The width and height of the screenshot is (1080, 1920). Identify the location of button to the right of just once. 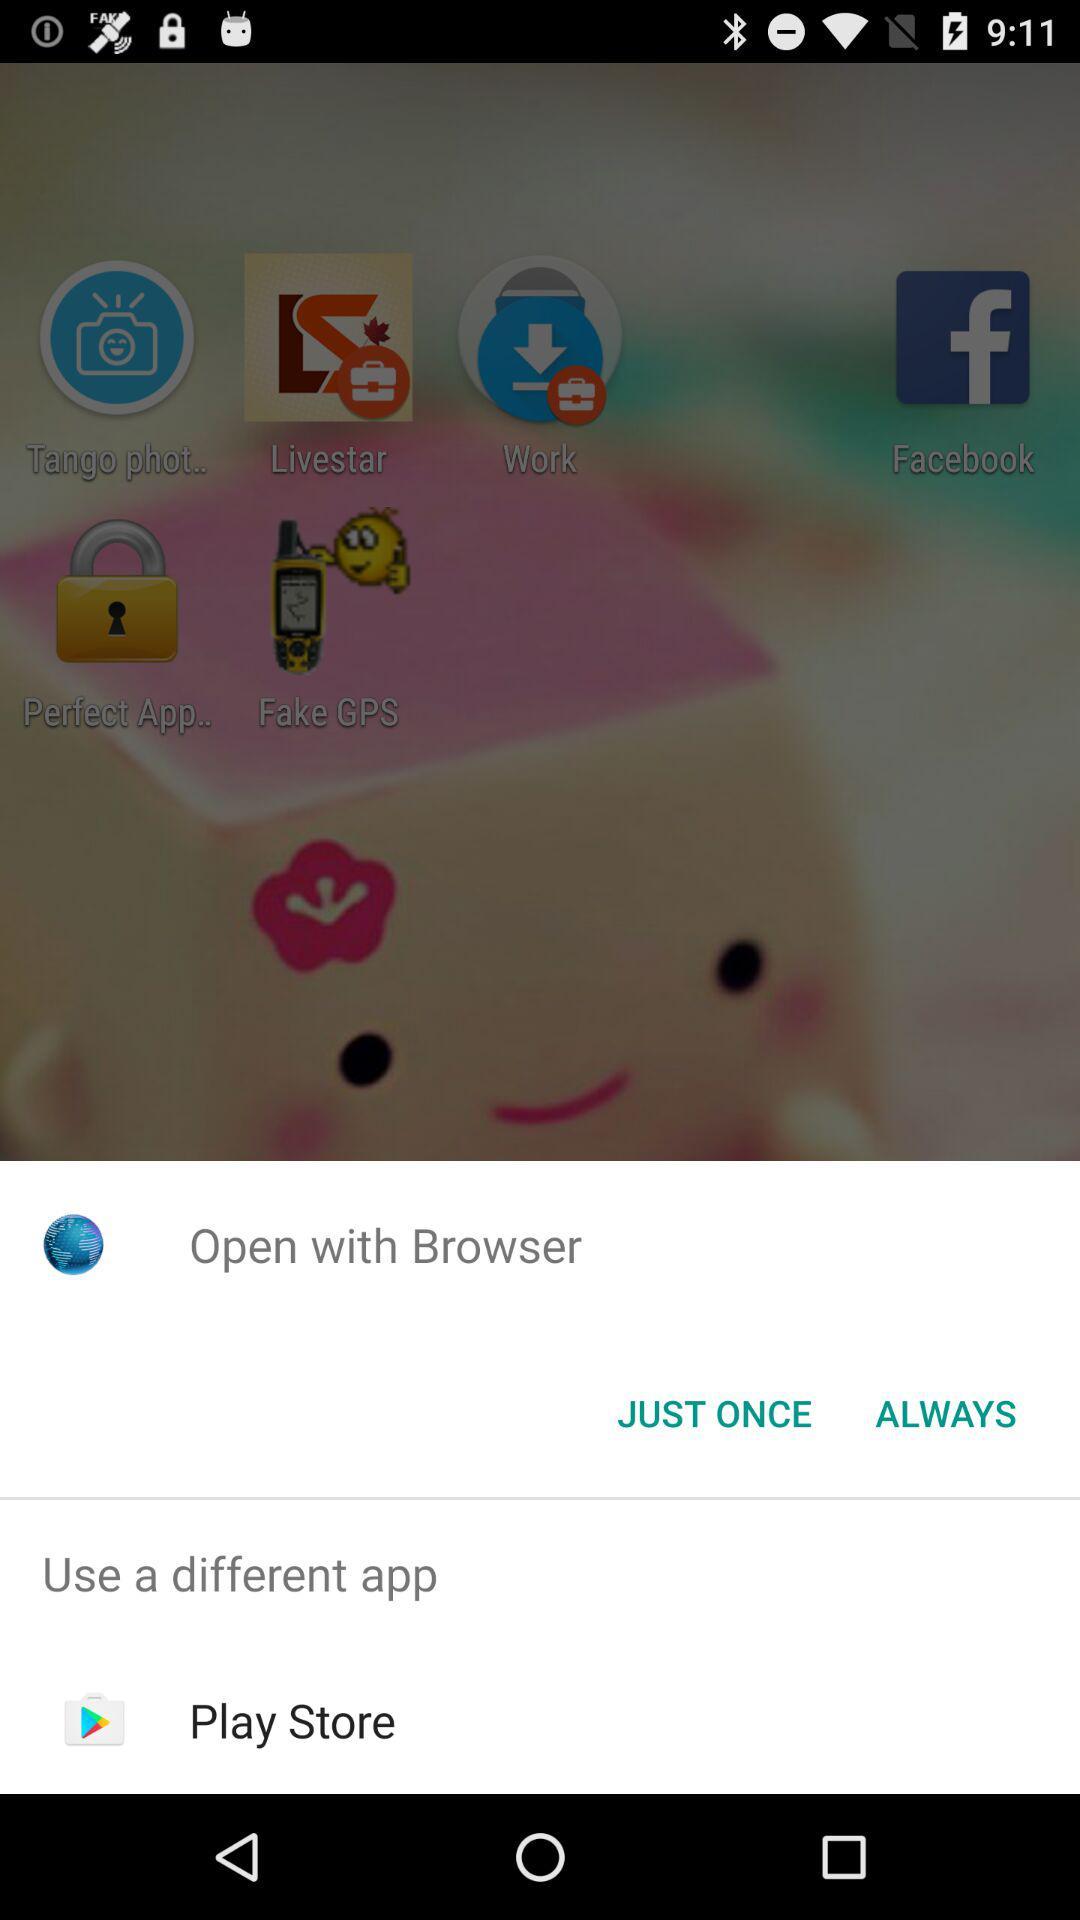
(945, 1411).